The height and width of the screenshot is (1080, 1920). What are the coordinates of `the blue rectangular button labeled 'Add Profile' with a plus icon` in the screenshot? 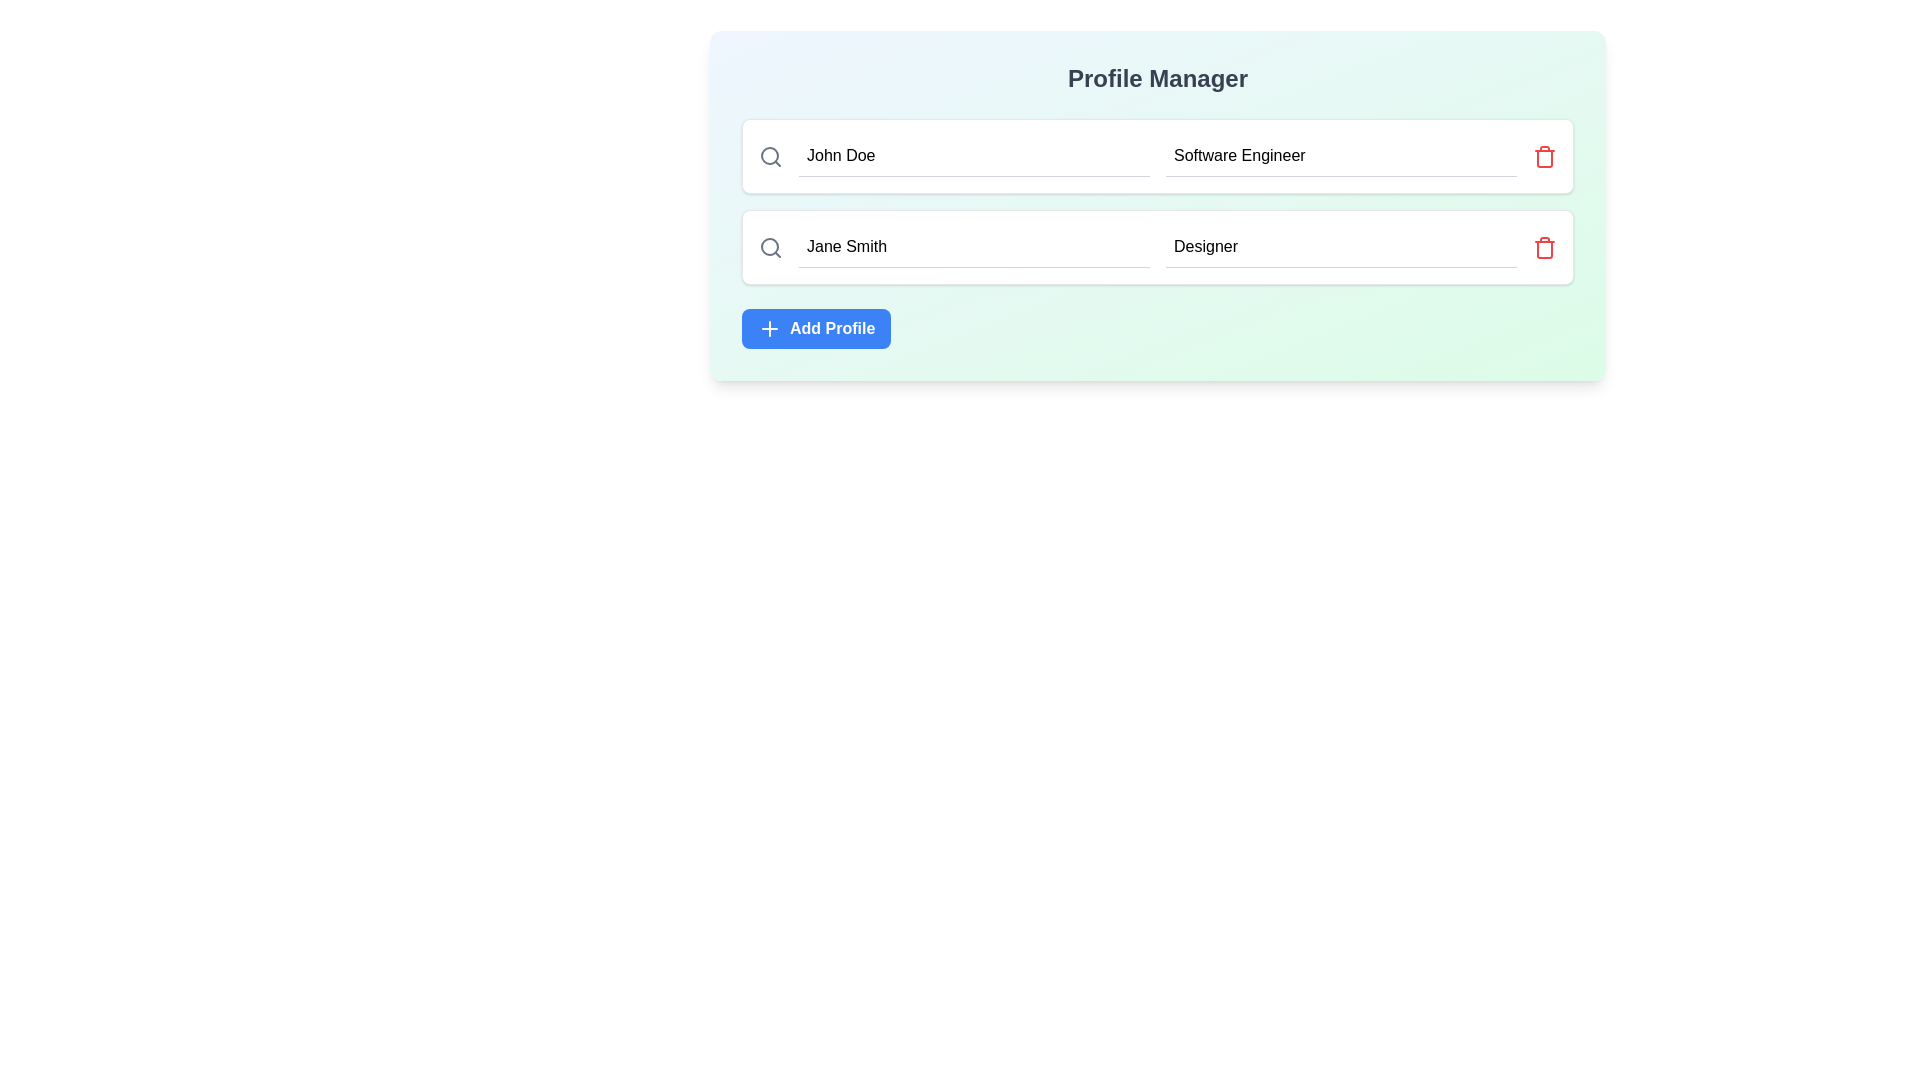 It's located at (816, 327).